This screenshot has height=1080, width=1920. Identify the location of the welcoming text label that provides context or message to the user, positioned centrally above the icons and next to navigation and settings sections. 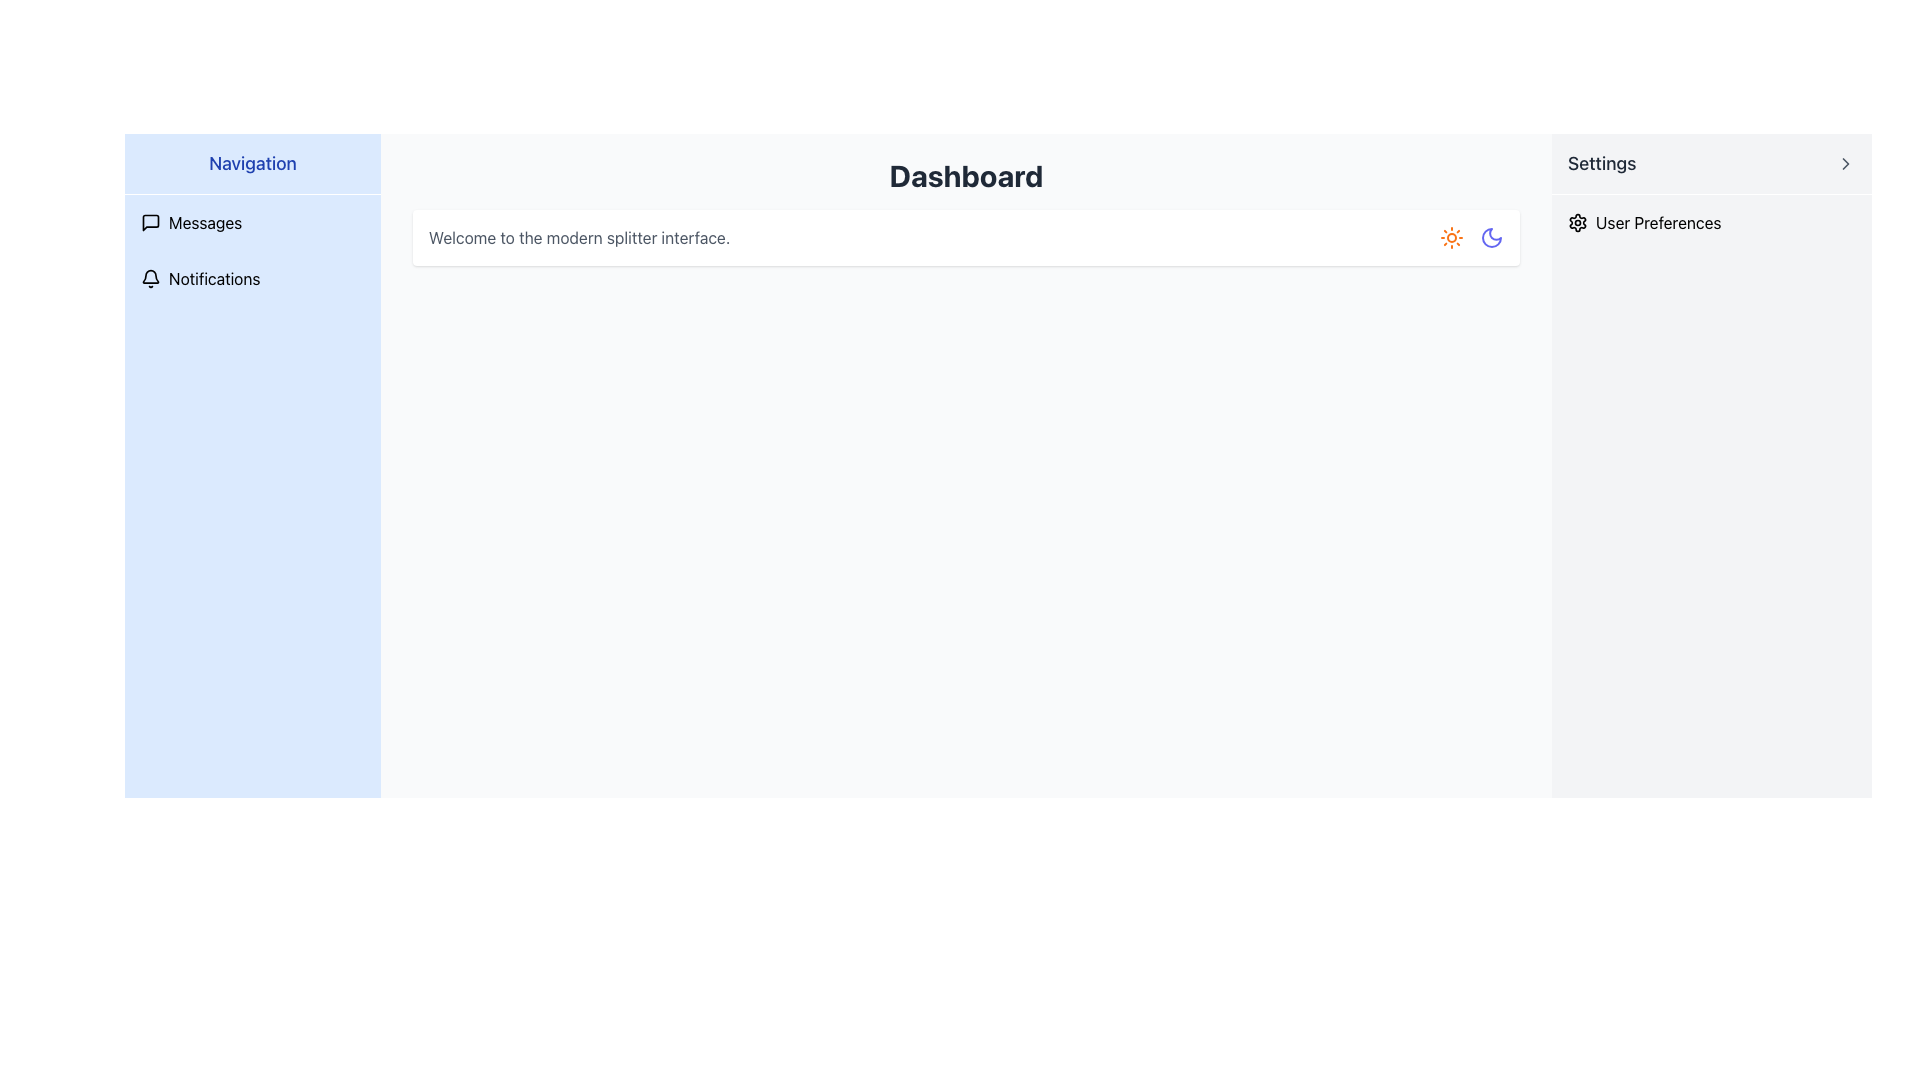
(578, 237).